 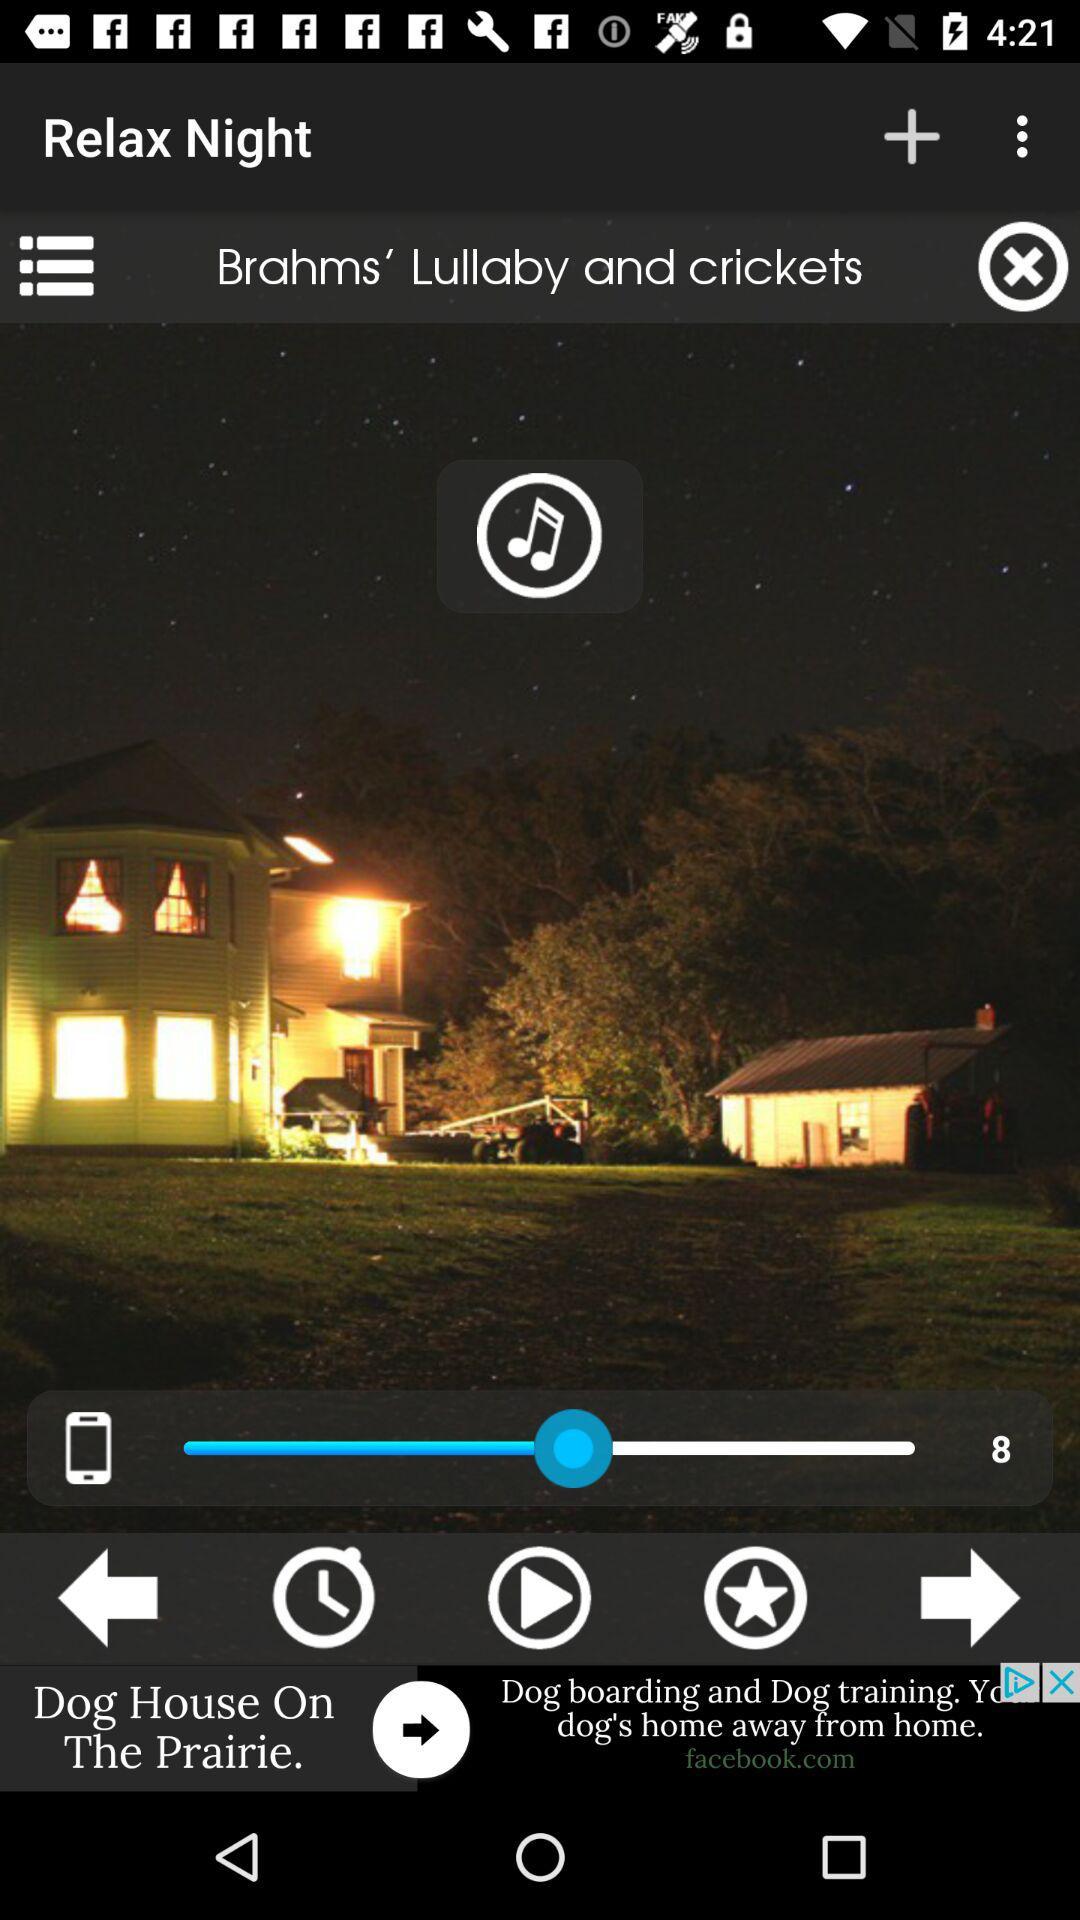 What do you see at coordinates (970, 1597) in the screenshot?
I see `next button on page` at bounding box center [970, 1597].